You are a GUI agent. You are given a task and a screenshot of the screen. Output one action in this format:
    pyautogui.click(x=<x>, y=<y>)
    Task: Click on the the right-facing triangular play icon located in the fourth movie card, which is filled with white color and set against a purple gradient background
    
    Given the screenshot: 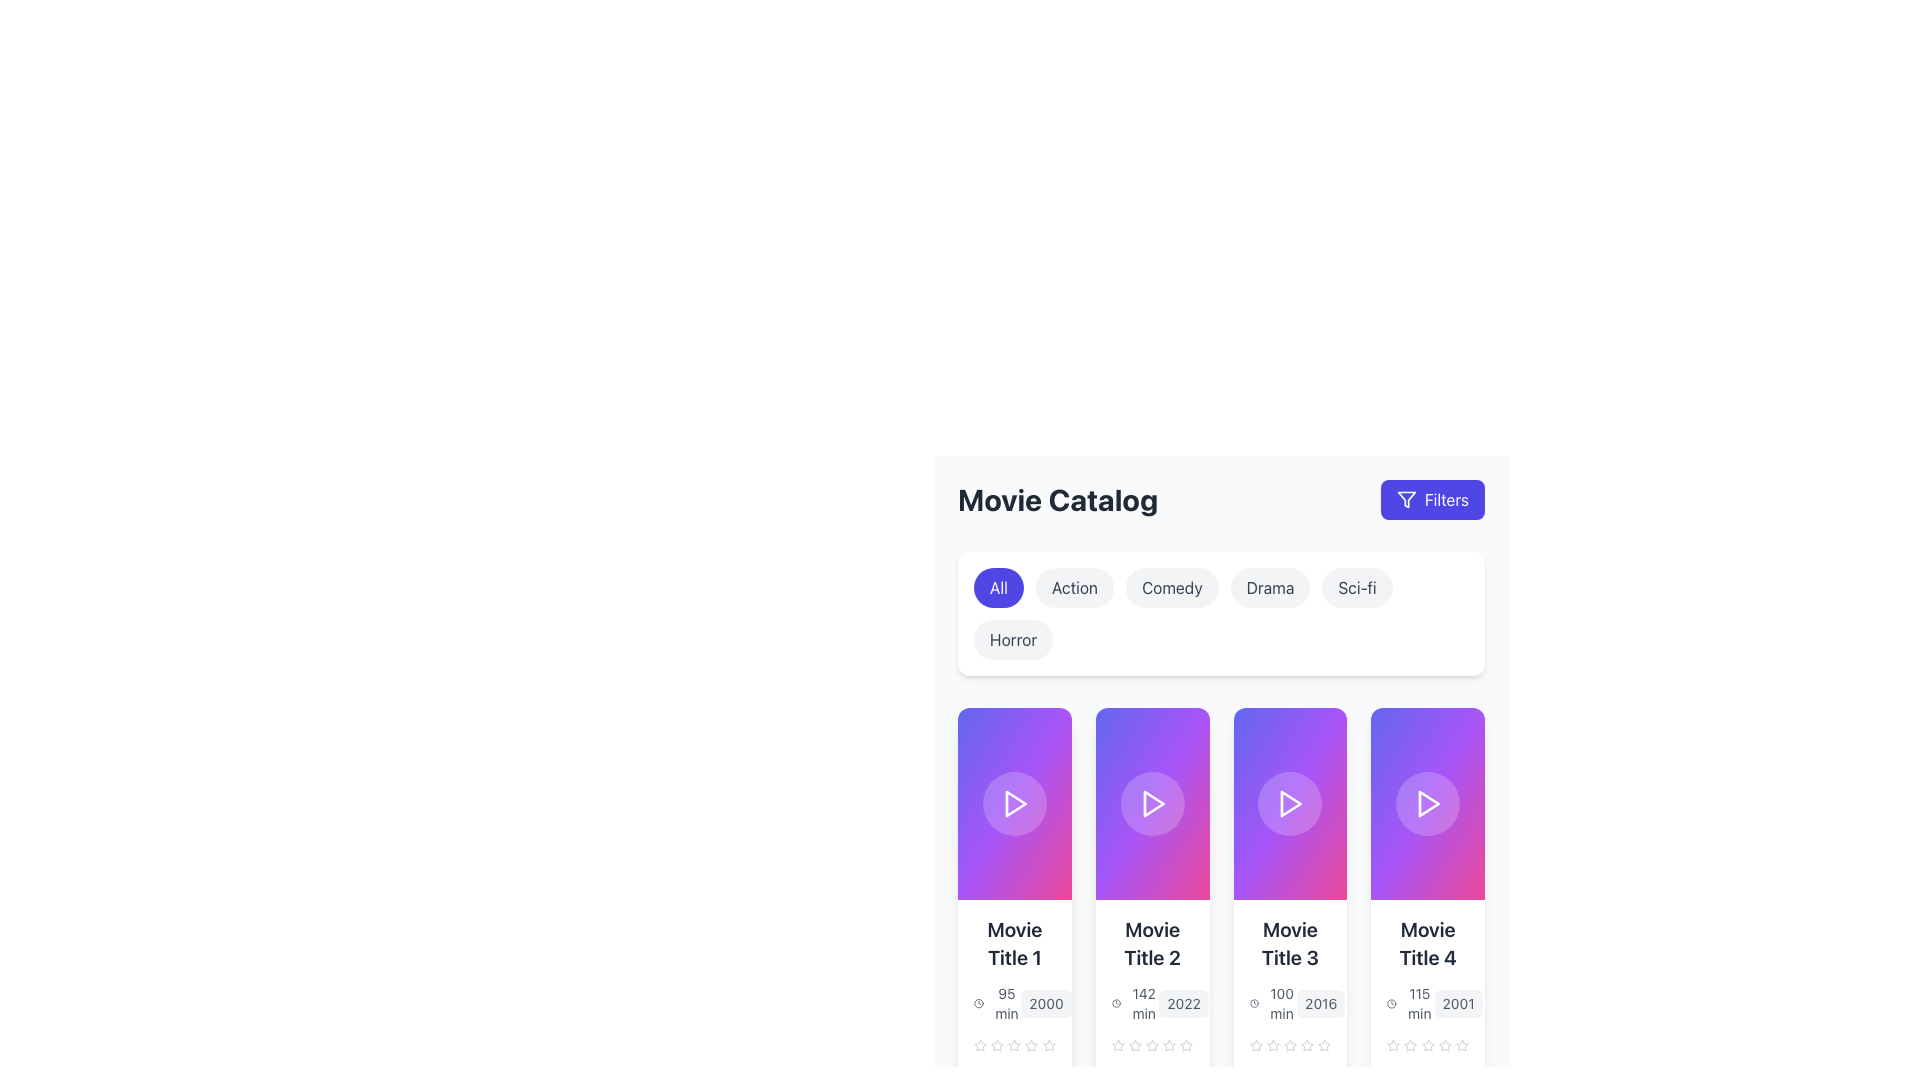 What is the action you would take?
    pyautogui.click(x=1428, y=802)
    